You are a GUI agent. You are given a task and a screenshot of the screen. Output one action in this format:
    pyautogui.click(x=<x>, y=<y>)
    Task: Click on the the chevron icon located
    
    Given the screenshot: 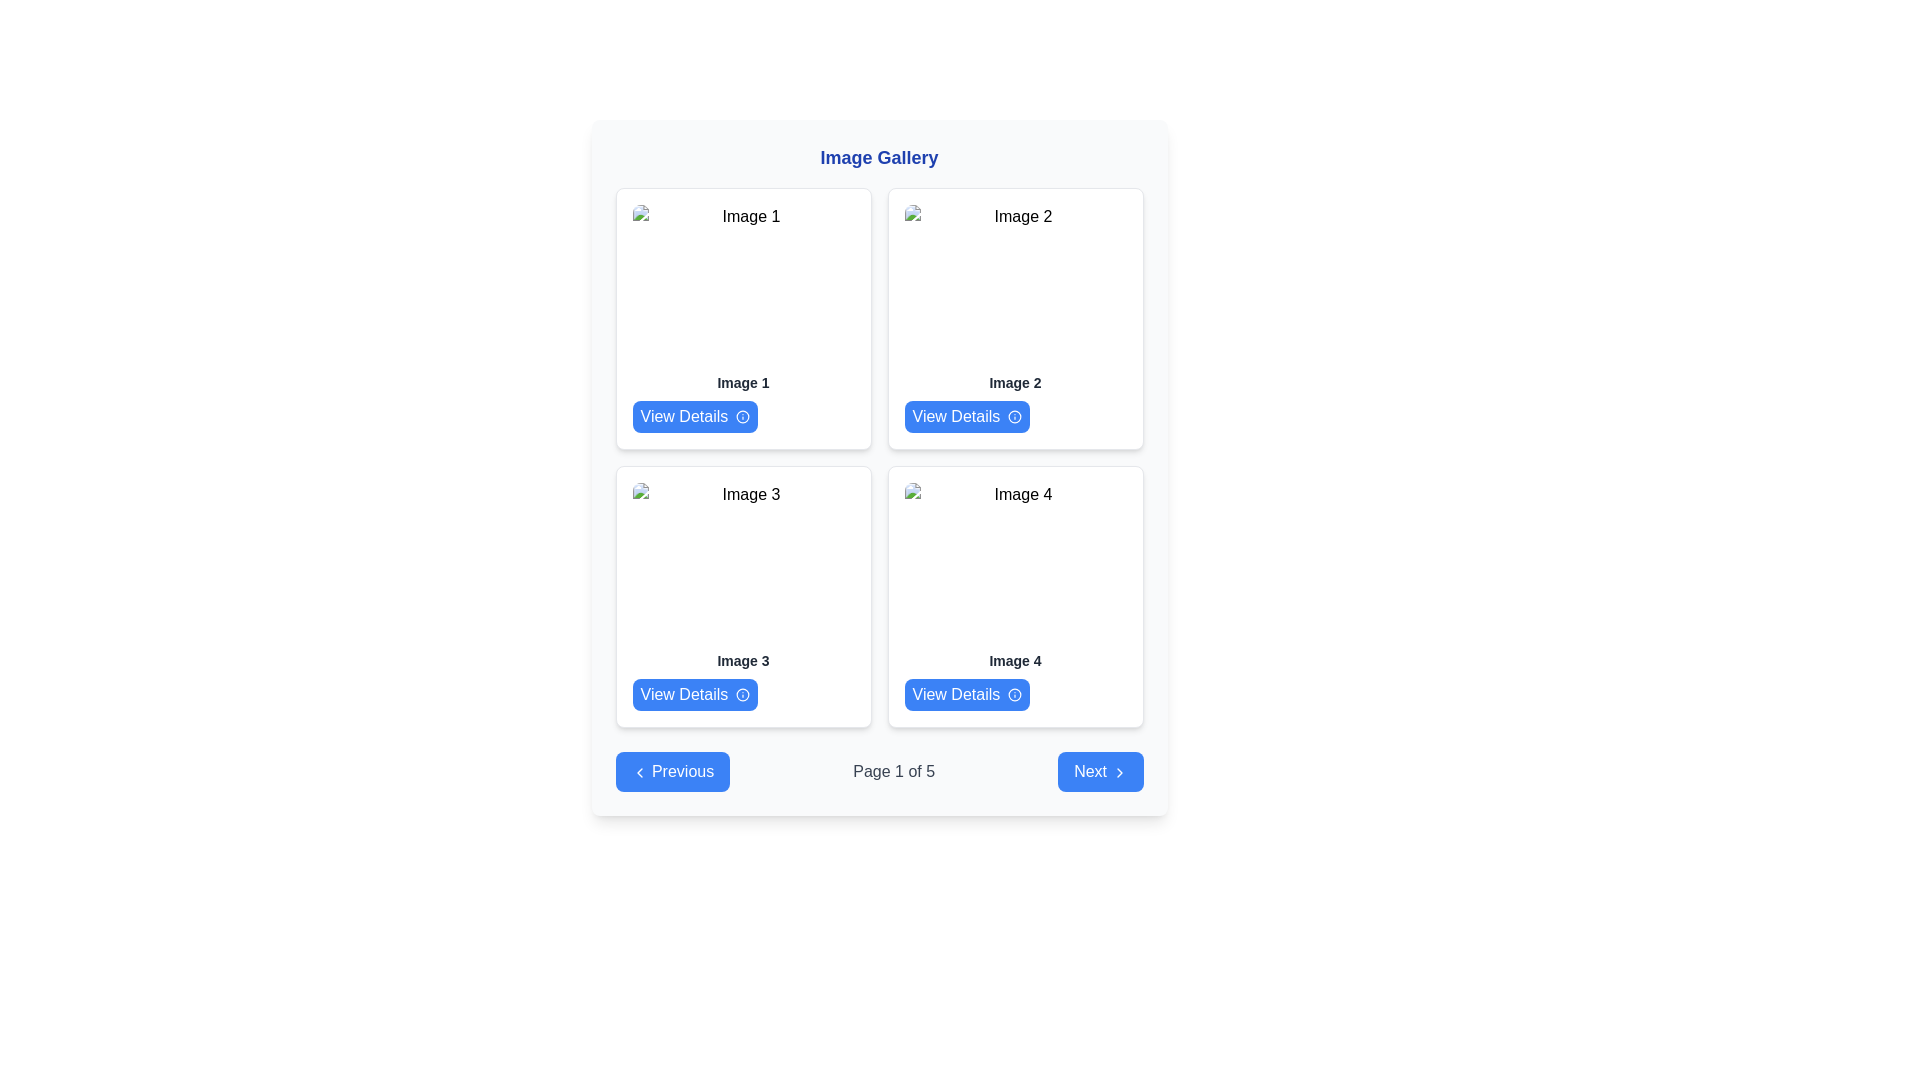 What is the action you would take?
    pyautogui.click(x=638, y=771)
    